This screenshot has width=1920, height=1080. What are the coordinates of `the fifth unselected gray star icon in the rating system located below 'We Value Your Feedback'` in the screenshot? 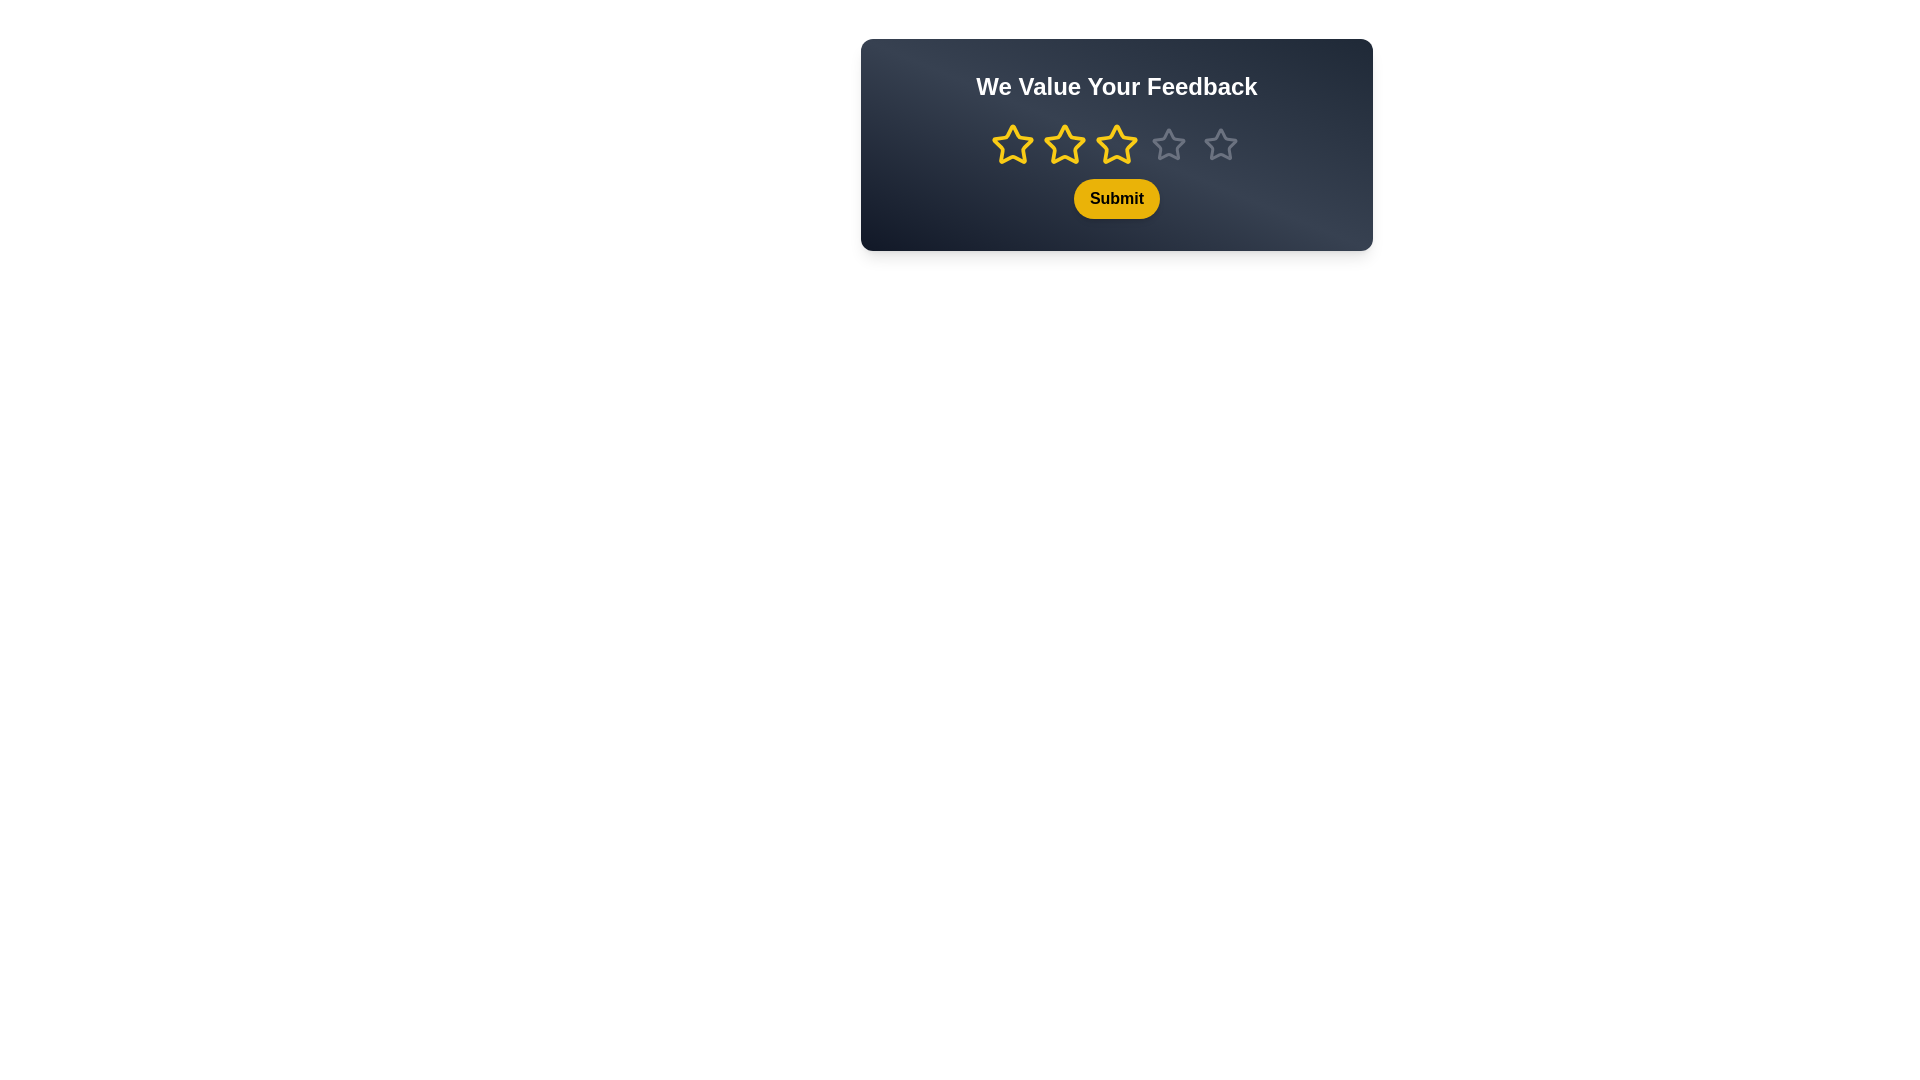 It's located at (1219, 144).